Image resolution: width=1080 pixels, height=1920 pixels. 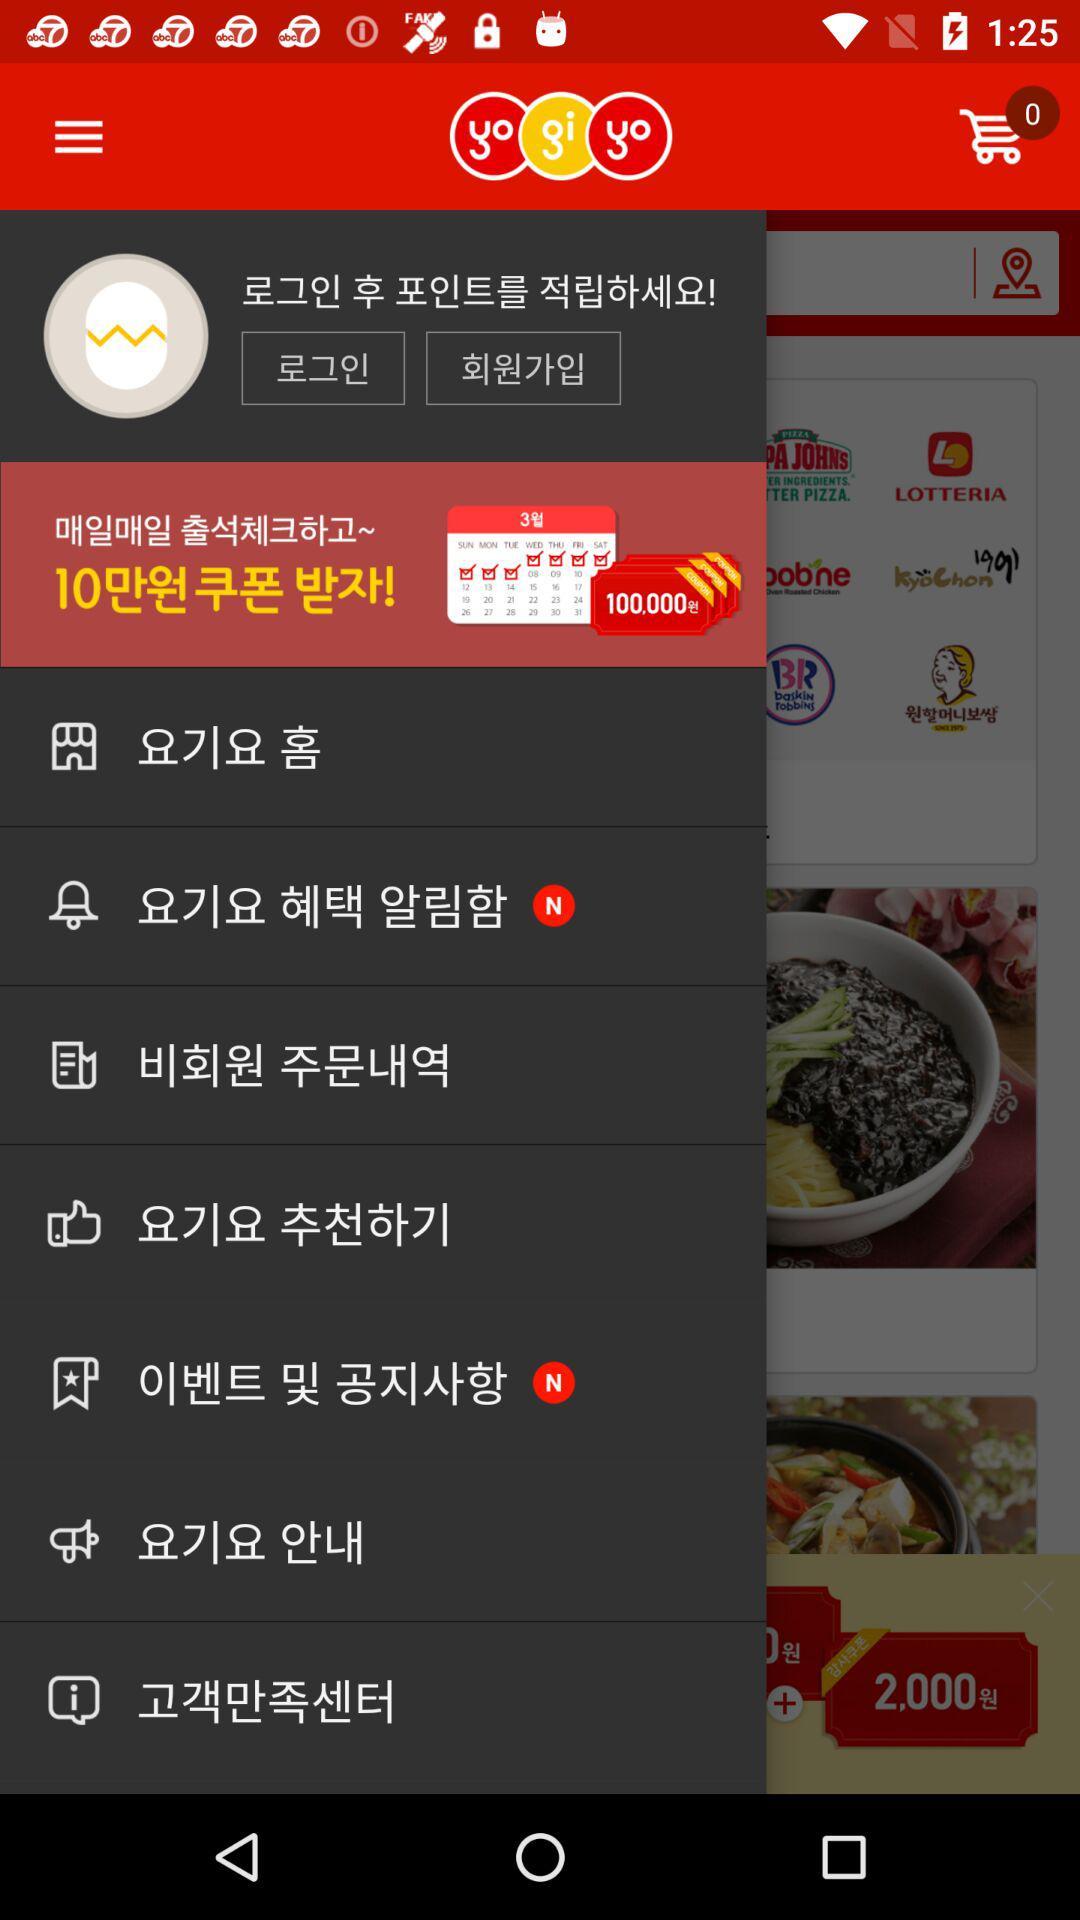 What do you see at coordinates (554, 1381) in the screenshot?
I see `the red color alphabet in the 3rd option from the bottom` at bounding box center [554, 1381].